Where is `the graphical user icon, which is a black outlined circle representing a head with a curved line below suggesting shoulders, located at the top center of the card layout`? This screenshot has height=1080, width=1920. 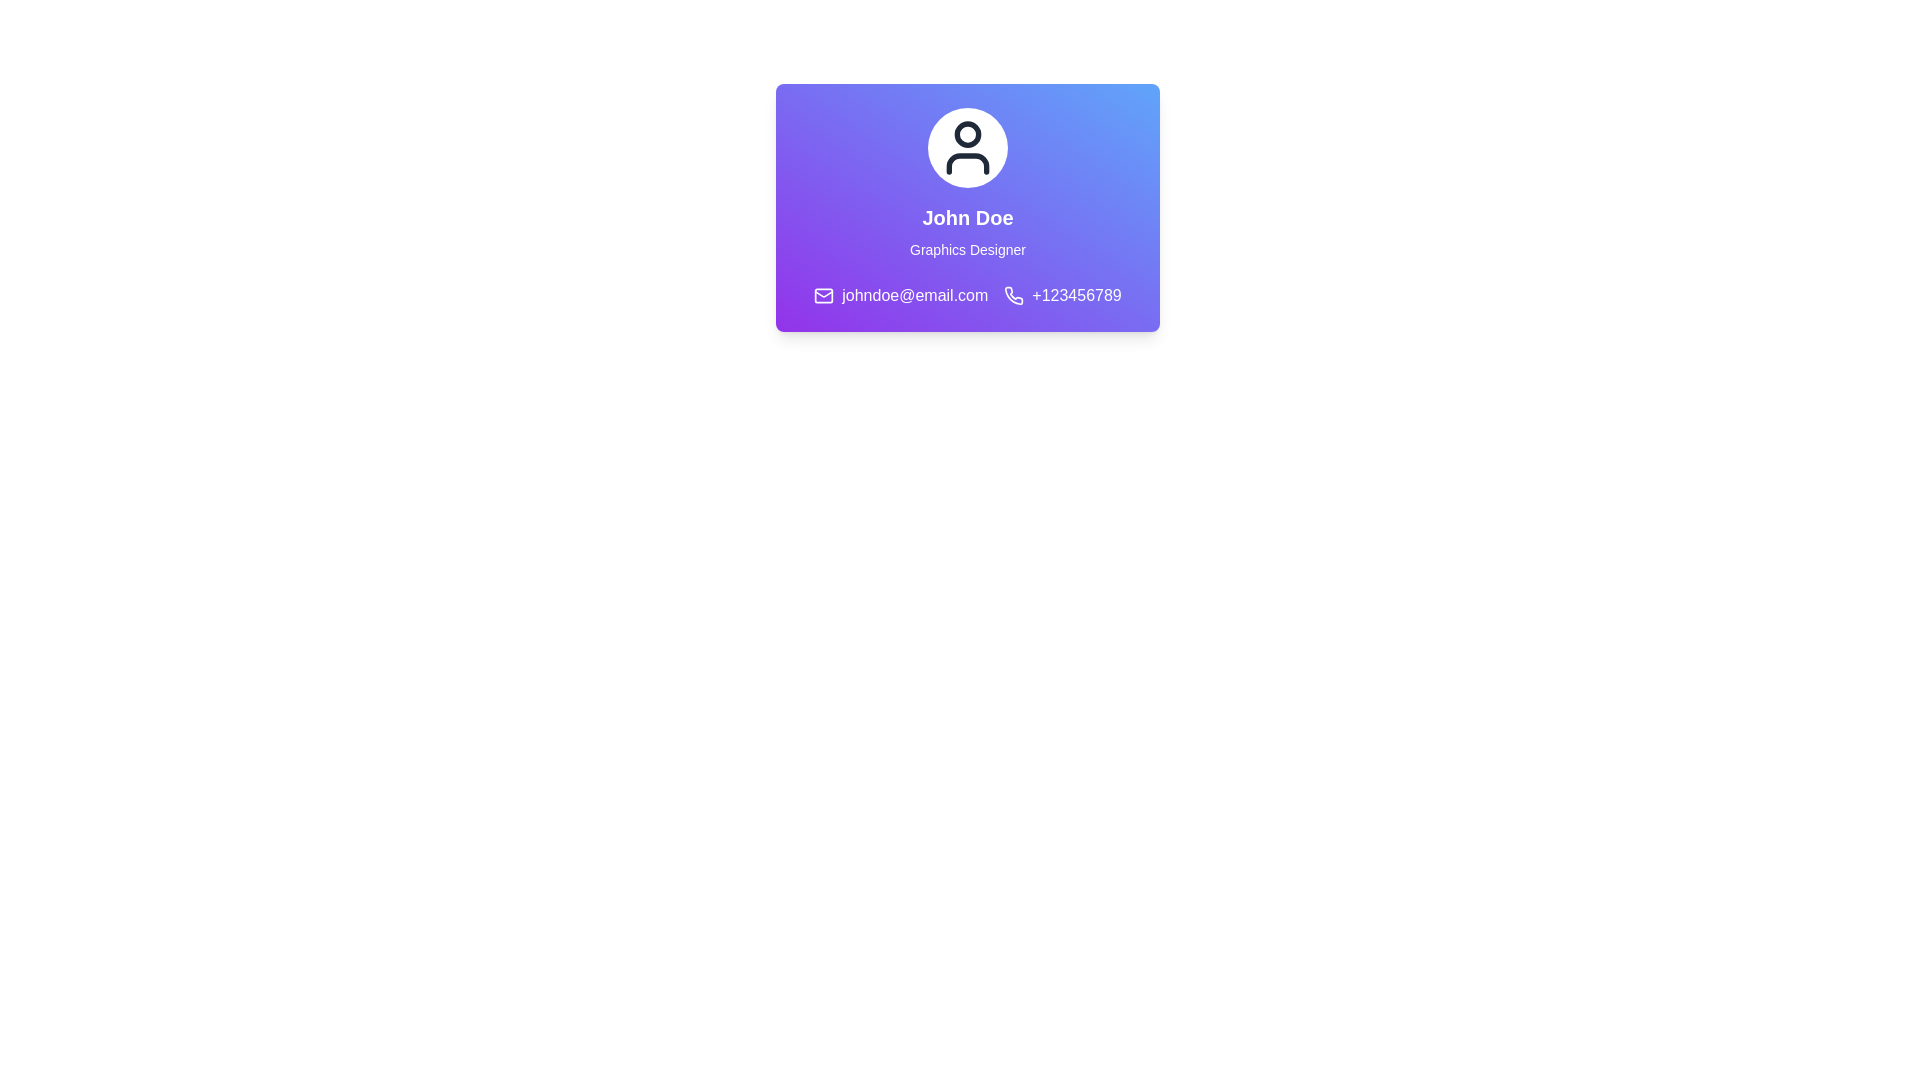 the graphical user icon, which is a black outlined circle representing a head with a curved line below suggesting shoulders, located at the top center of the card layout is located at coordinates (968, 146).